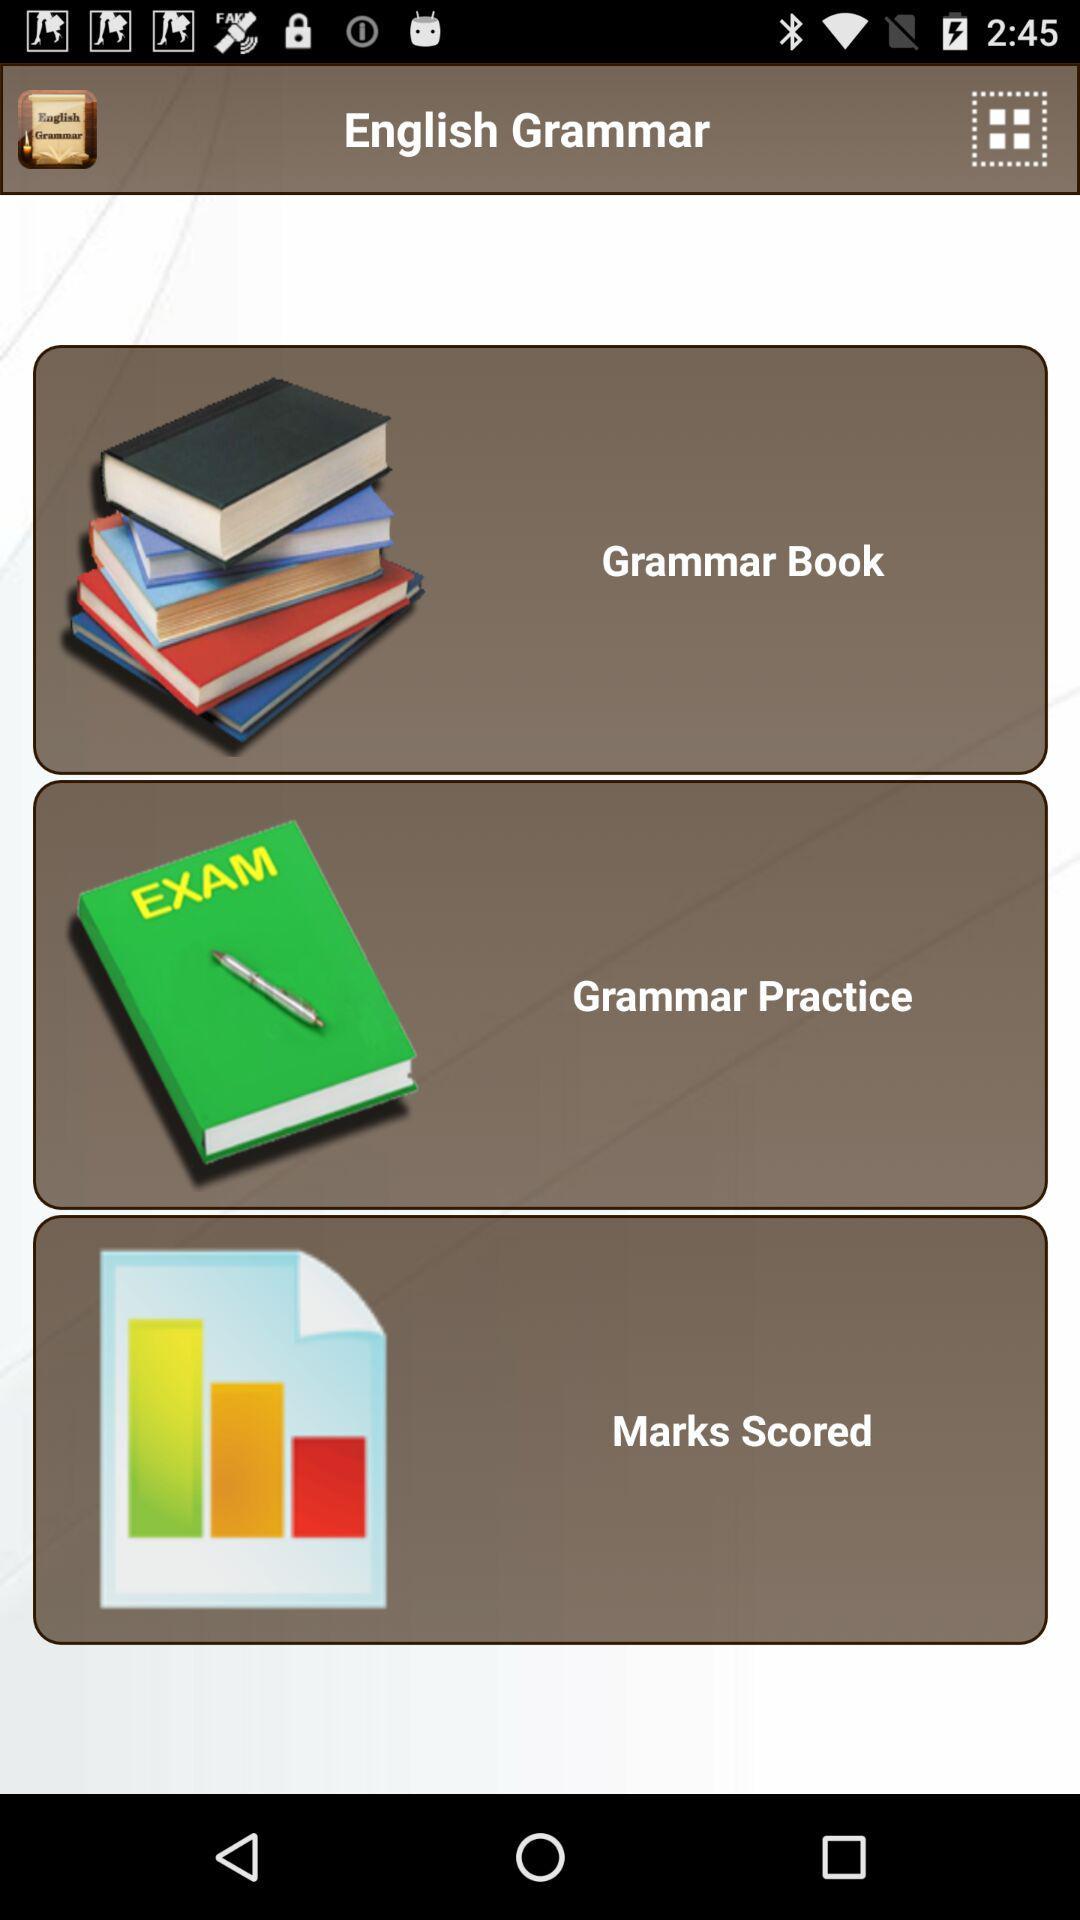 Image resolution: width=1080 pixels, height=1920 pixels. I want to click on change list mode, so click(1009, 128).